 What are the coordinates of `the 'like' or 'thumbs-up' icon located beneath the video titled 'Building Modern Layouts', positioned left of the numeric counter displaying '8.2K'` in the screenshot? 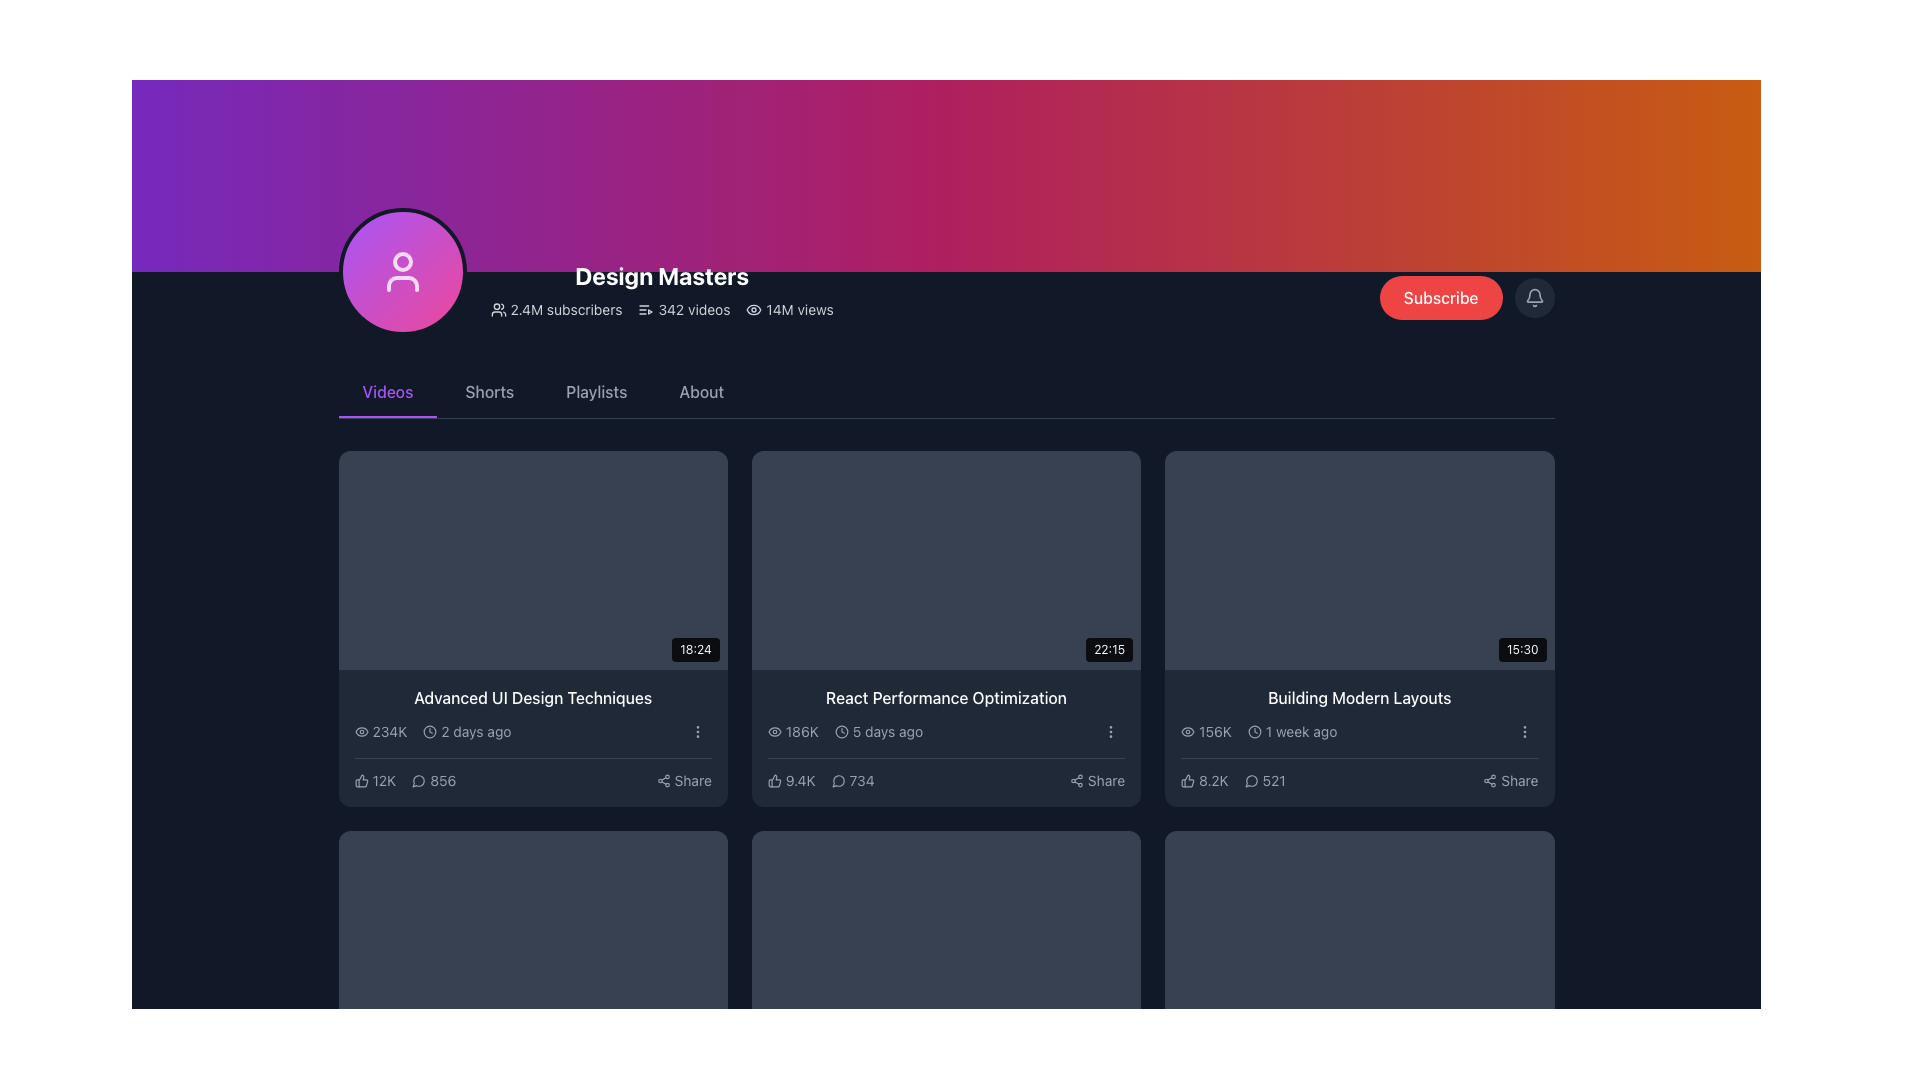 It's located at (1188, 779).